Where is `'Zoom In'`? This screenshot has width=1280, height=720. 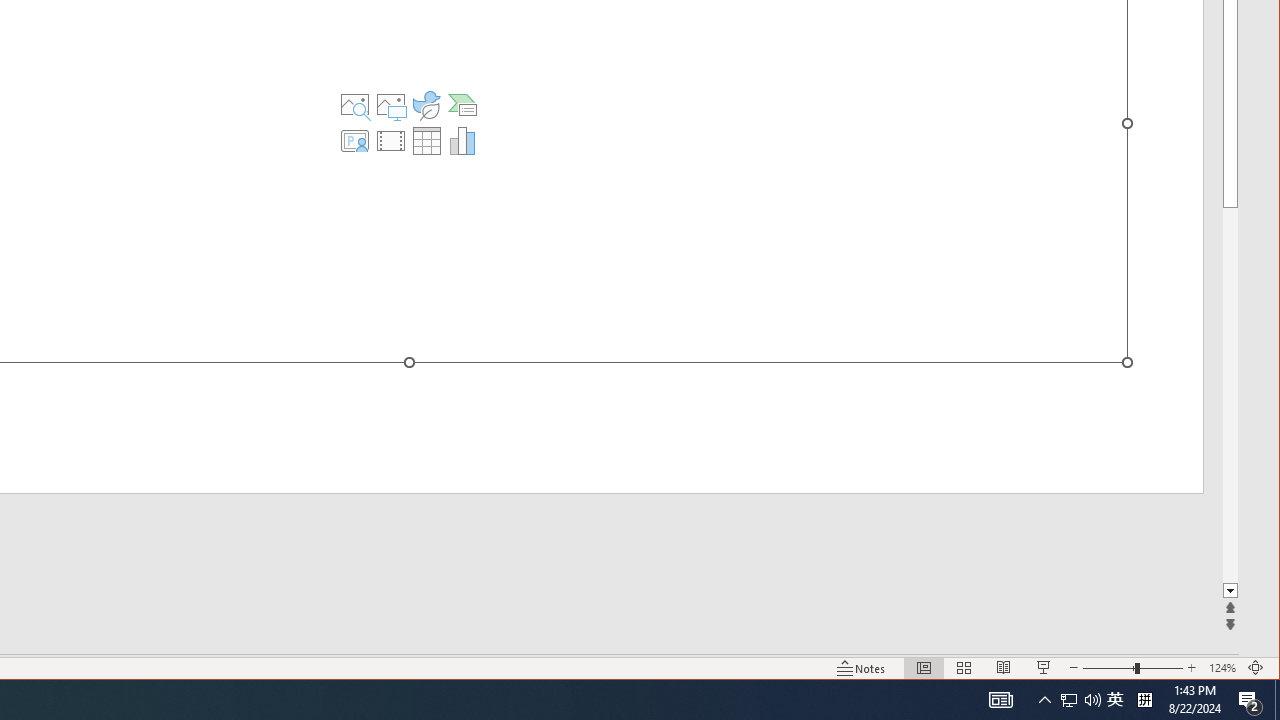 'Zoom In' is located at coordinates (1191, 668).